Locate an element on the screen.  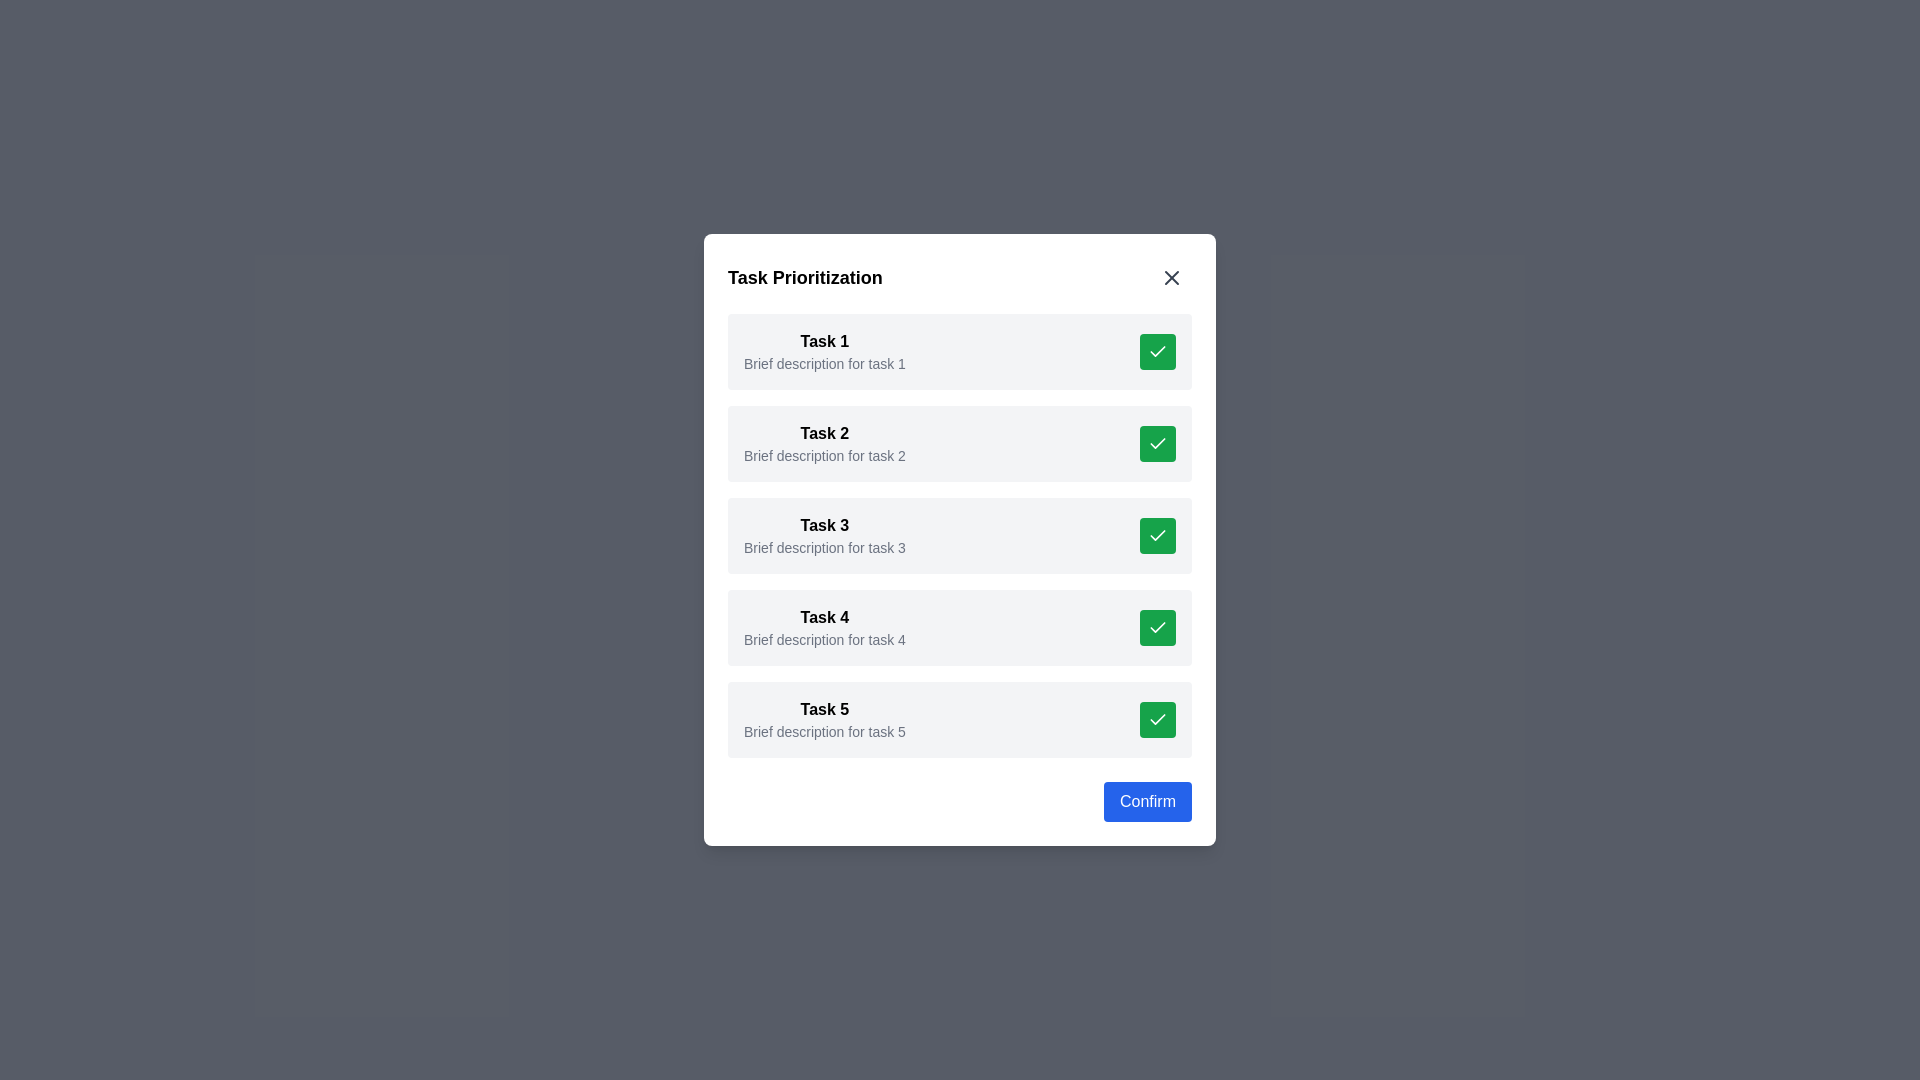
the checkmark icon with a green background and white checkmark in the third task row of the task management dialog is located at coordinates (1157, 534).